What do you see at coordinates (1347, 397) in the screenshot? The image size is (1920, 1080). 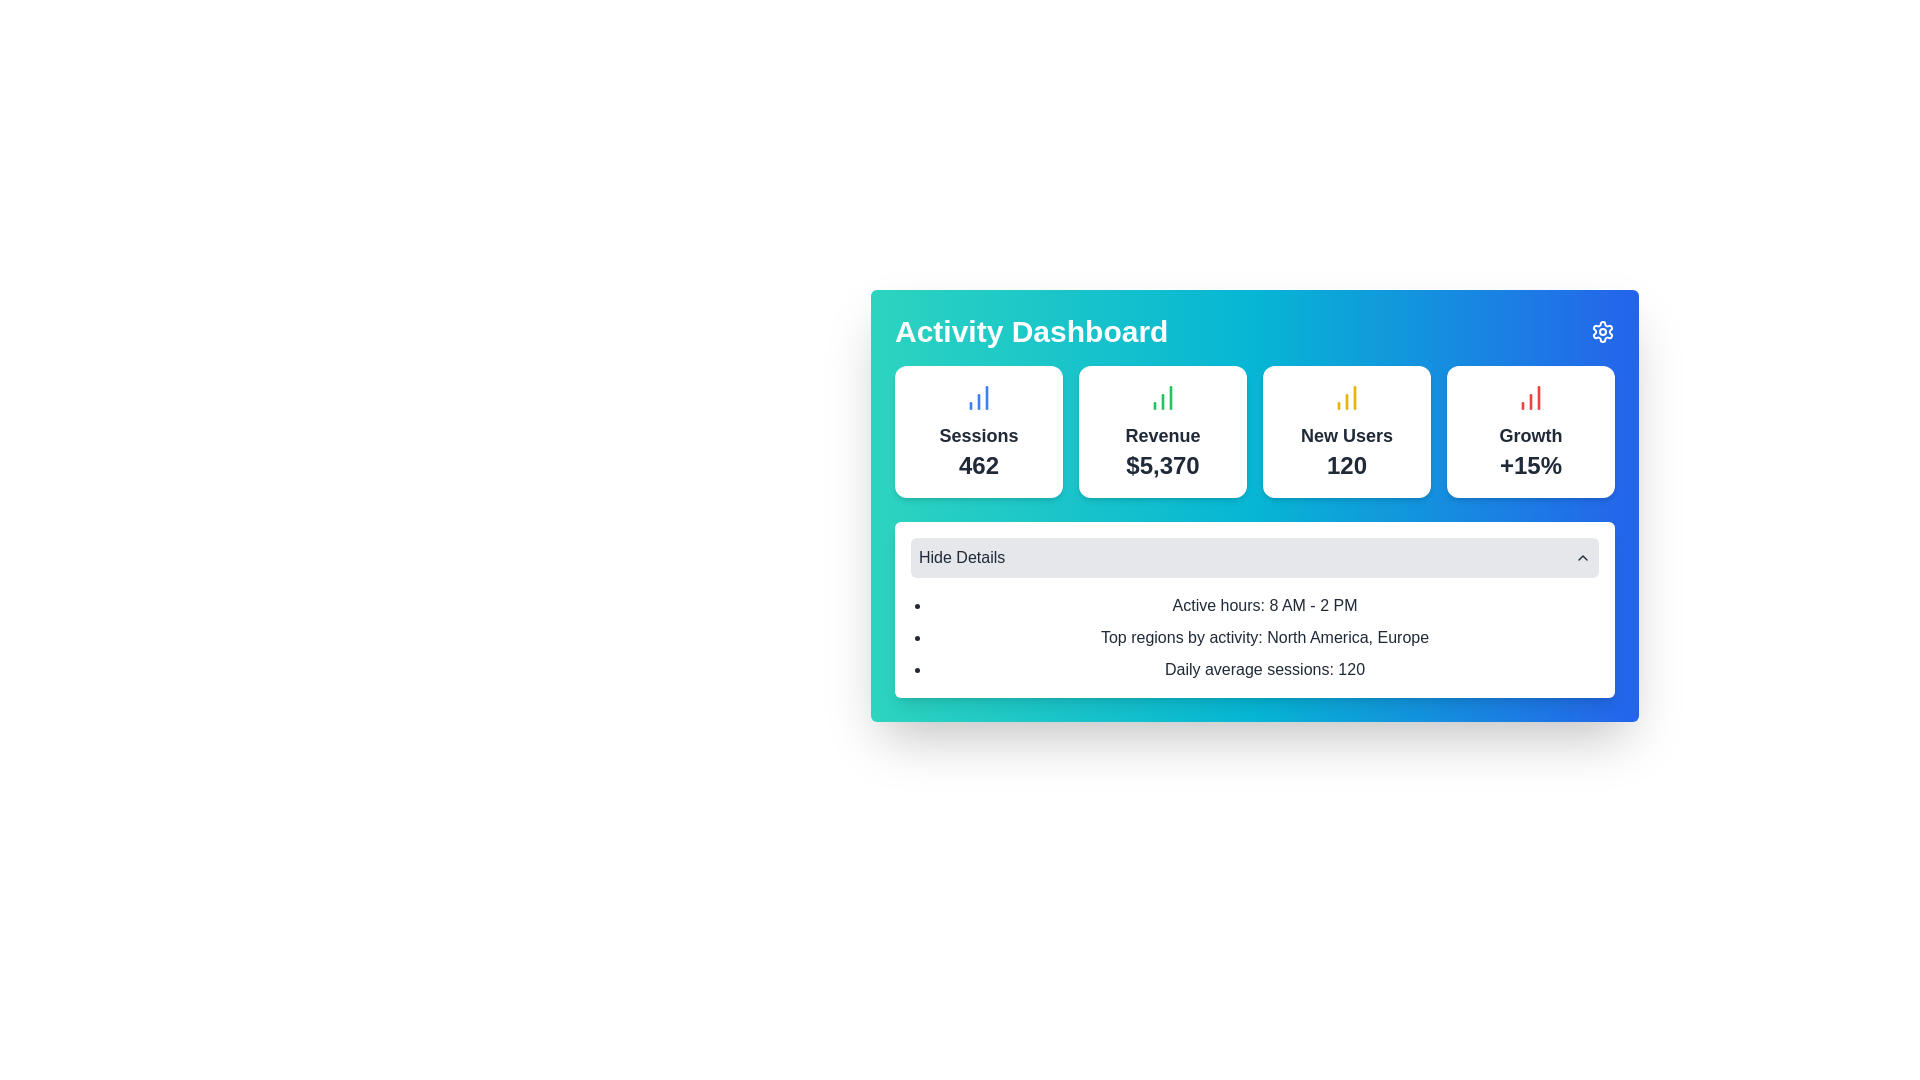 I see `the graphical icon representing the 'New Users' metric located in the 'New Users' card on the dashboard, which is positioned above the text 'New Users' and '120'` at bounding box center [1347, 397].